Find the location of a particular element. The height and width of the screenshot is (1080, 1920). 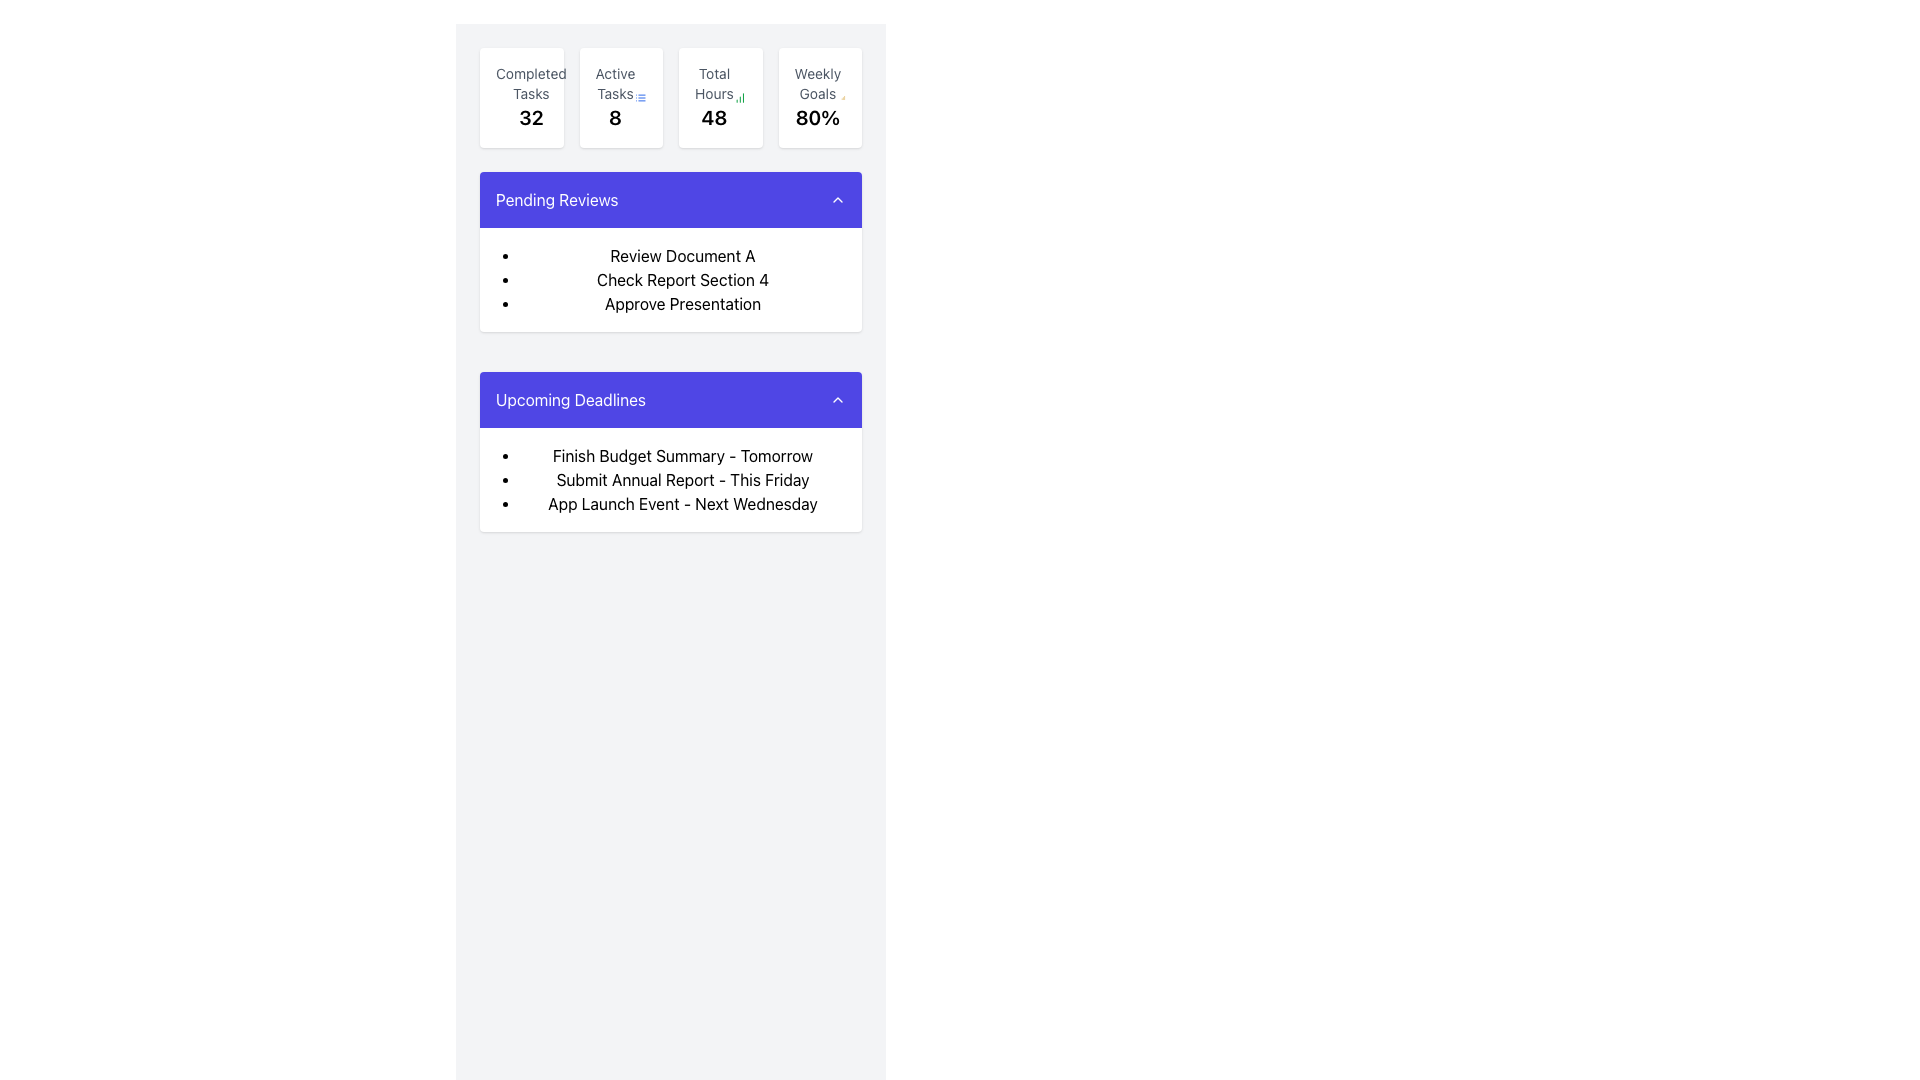

the blue list icon located in the top-right corner of the 'Active Tasks' card to gather information is located at coordinates (641, 97).